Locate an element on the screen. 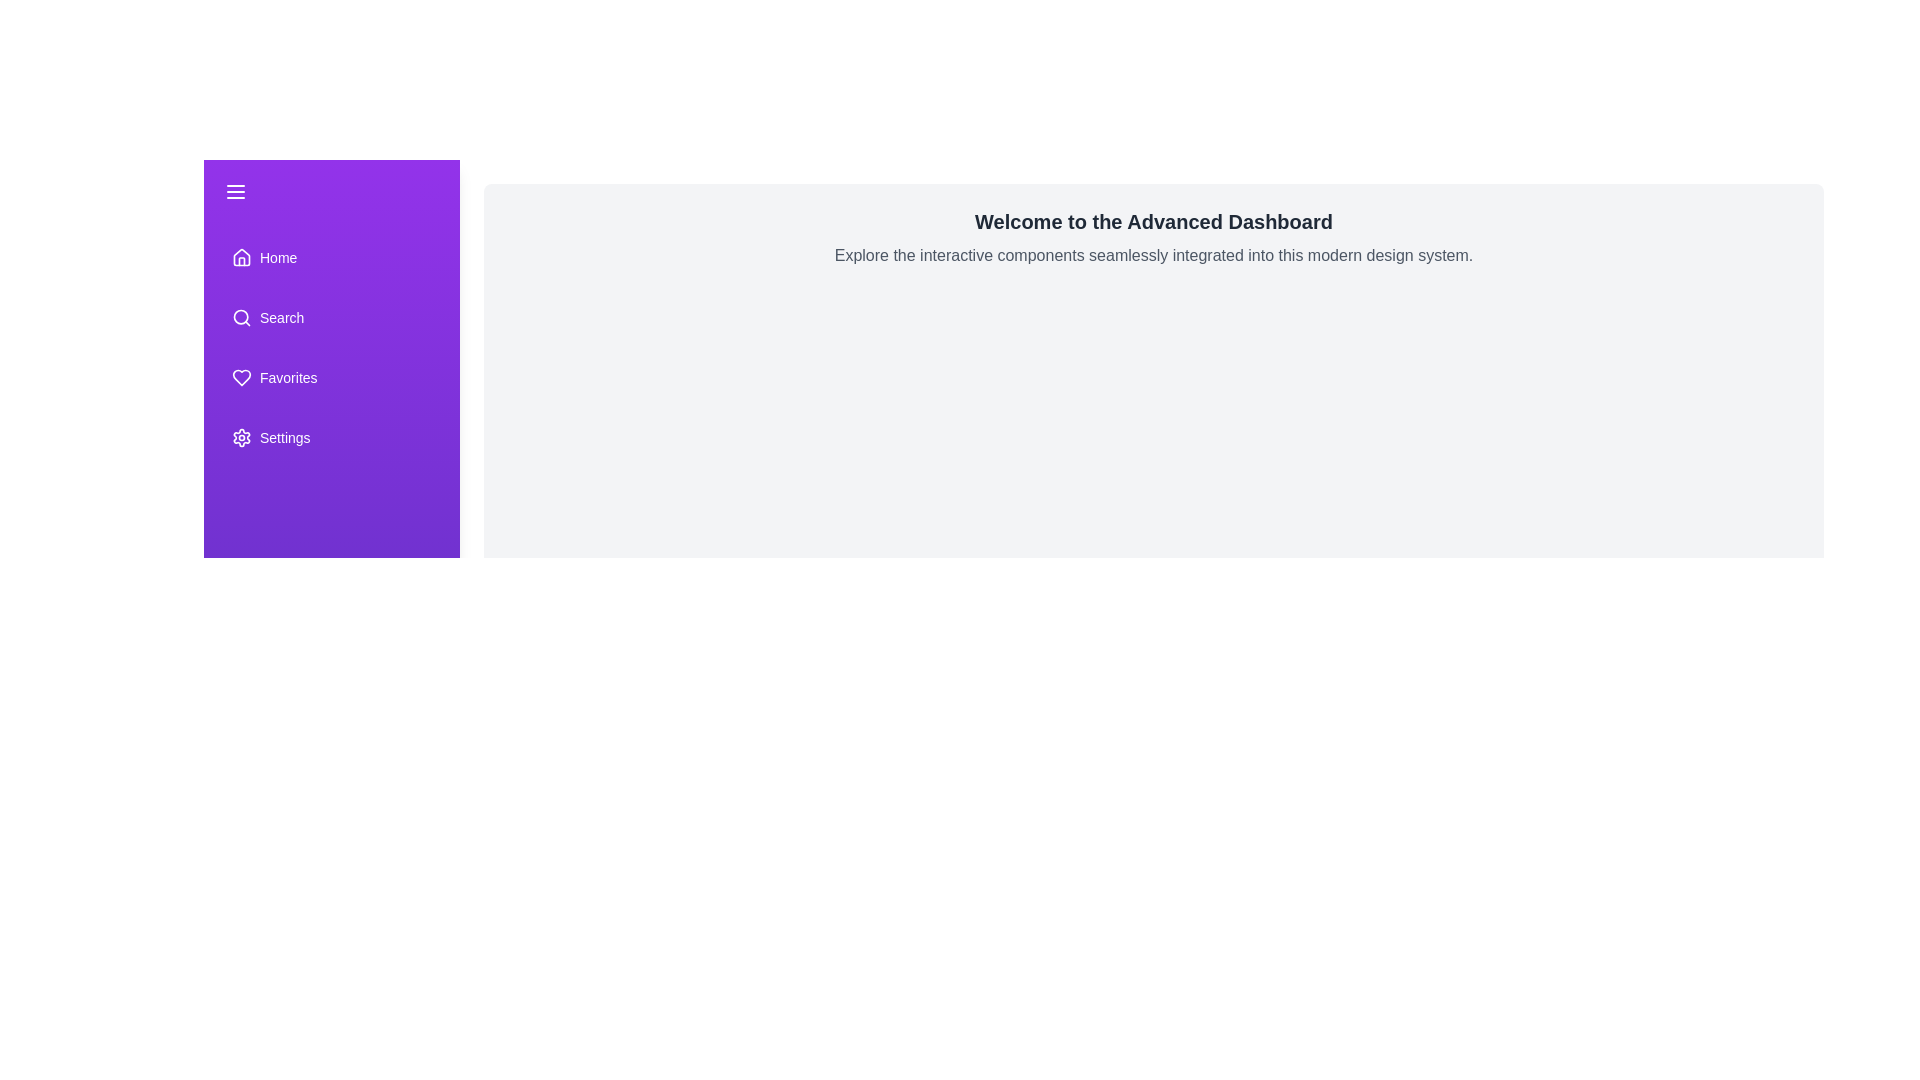 Image resolution: width=1920 pixels, height=1080 pixels. the 'Search' menu item in the DashboardDrawer is located at coordinates (331, 316).